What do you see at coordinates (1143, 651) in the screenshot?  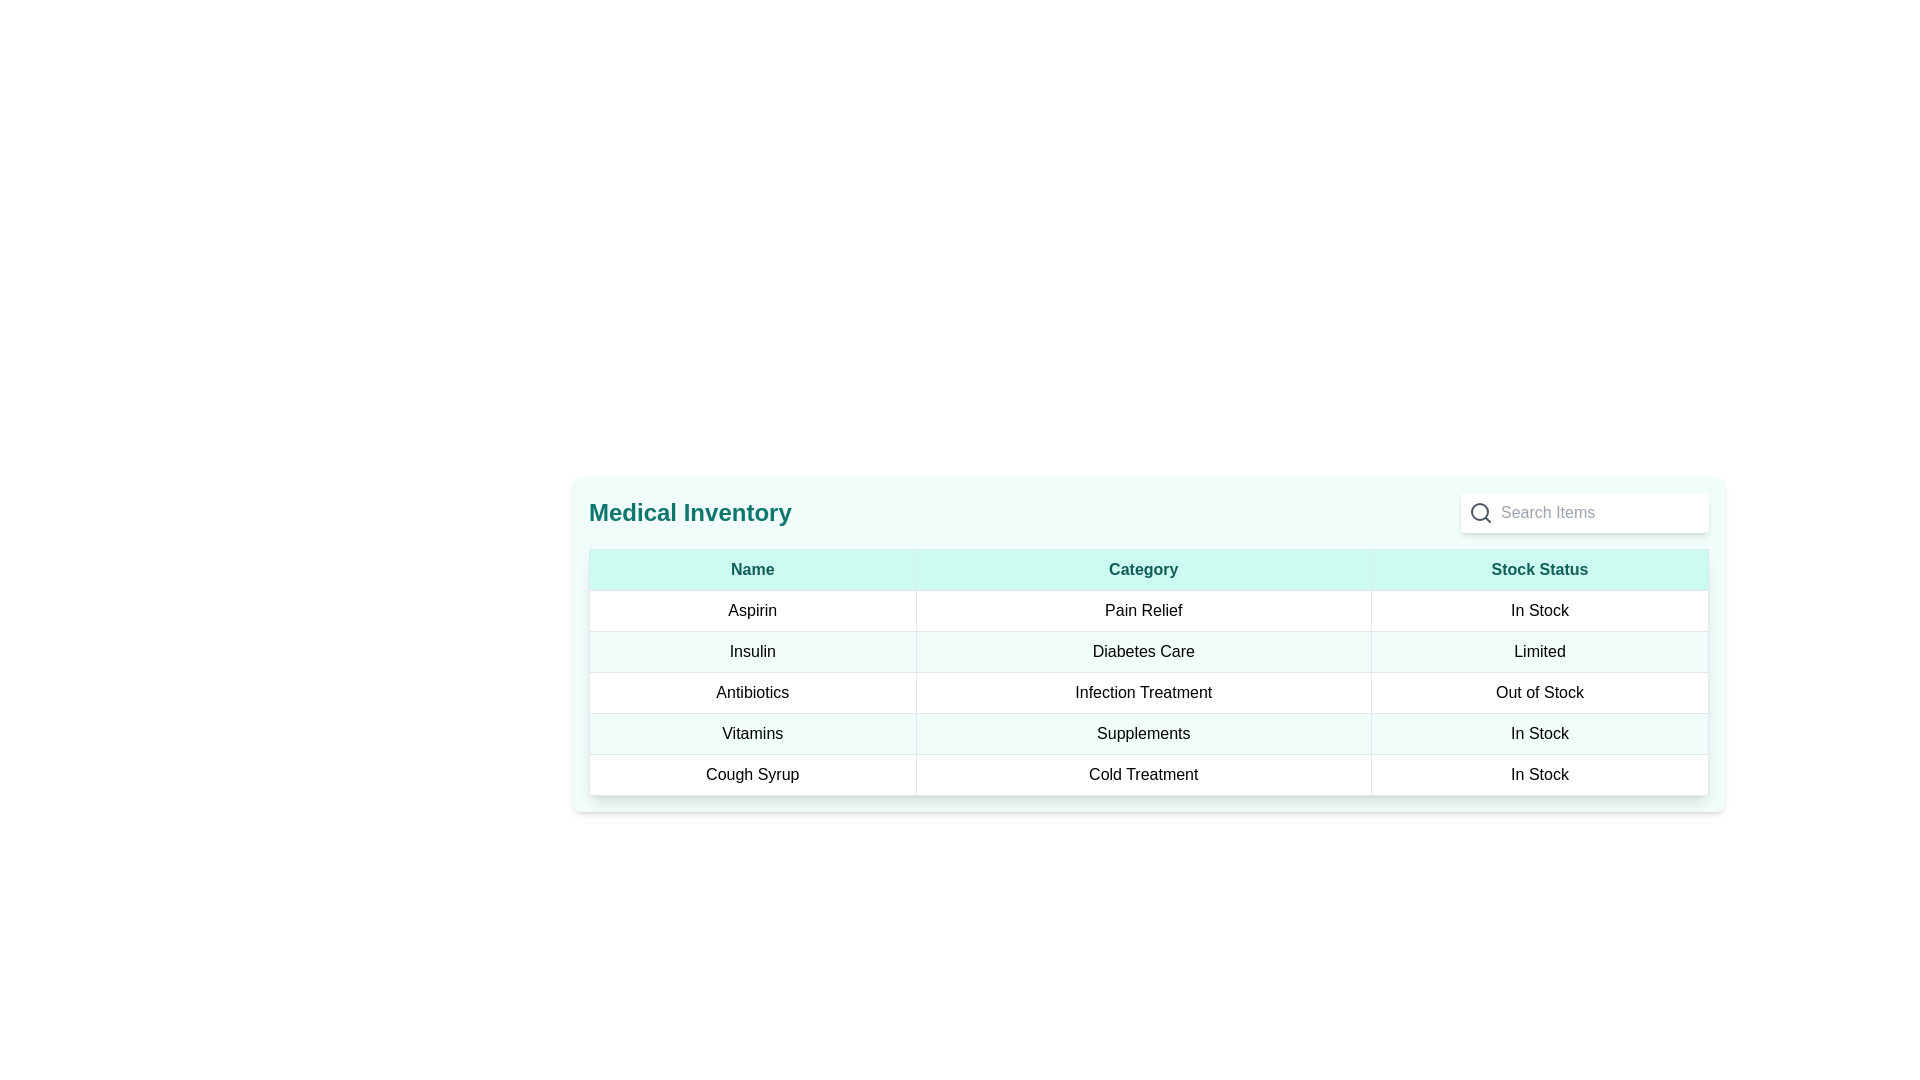 I see `the text label that indicates the category 'Diabetes Care' for the medical inventory item 'Insulin', which is centrally aligned in the 'Category' column of its table row` at bounding box center [1143, 651].